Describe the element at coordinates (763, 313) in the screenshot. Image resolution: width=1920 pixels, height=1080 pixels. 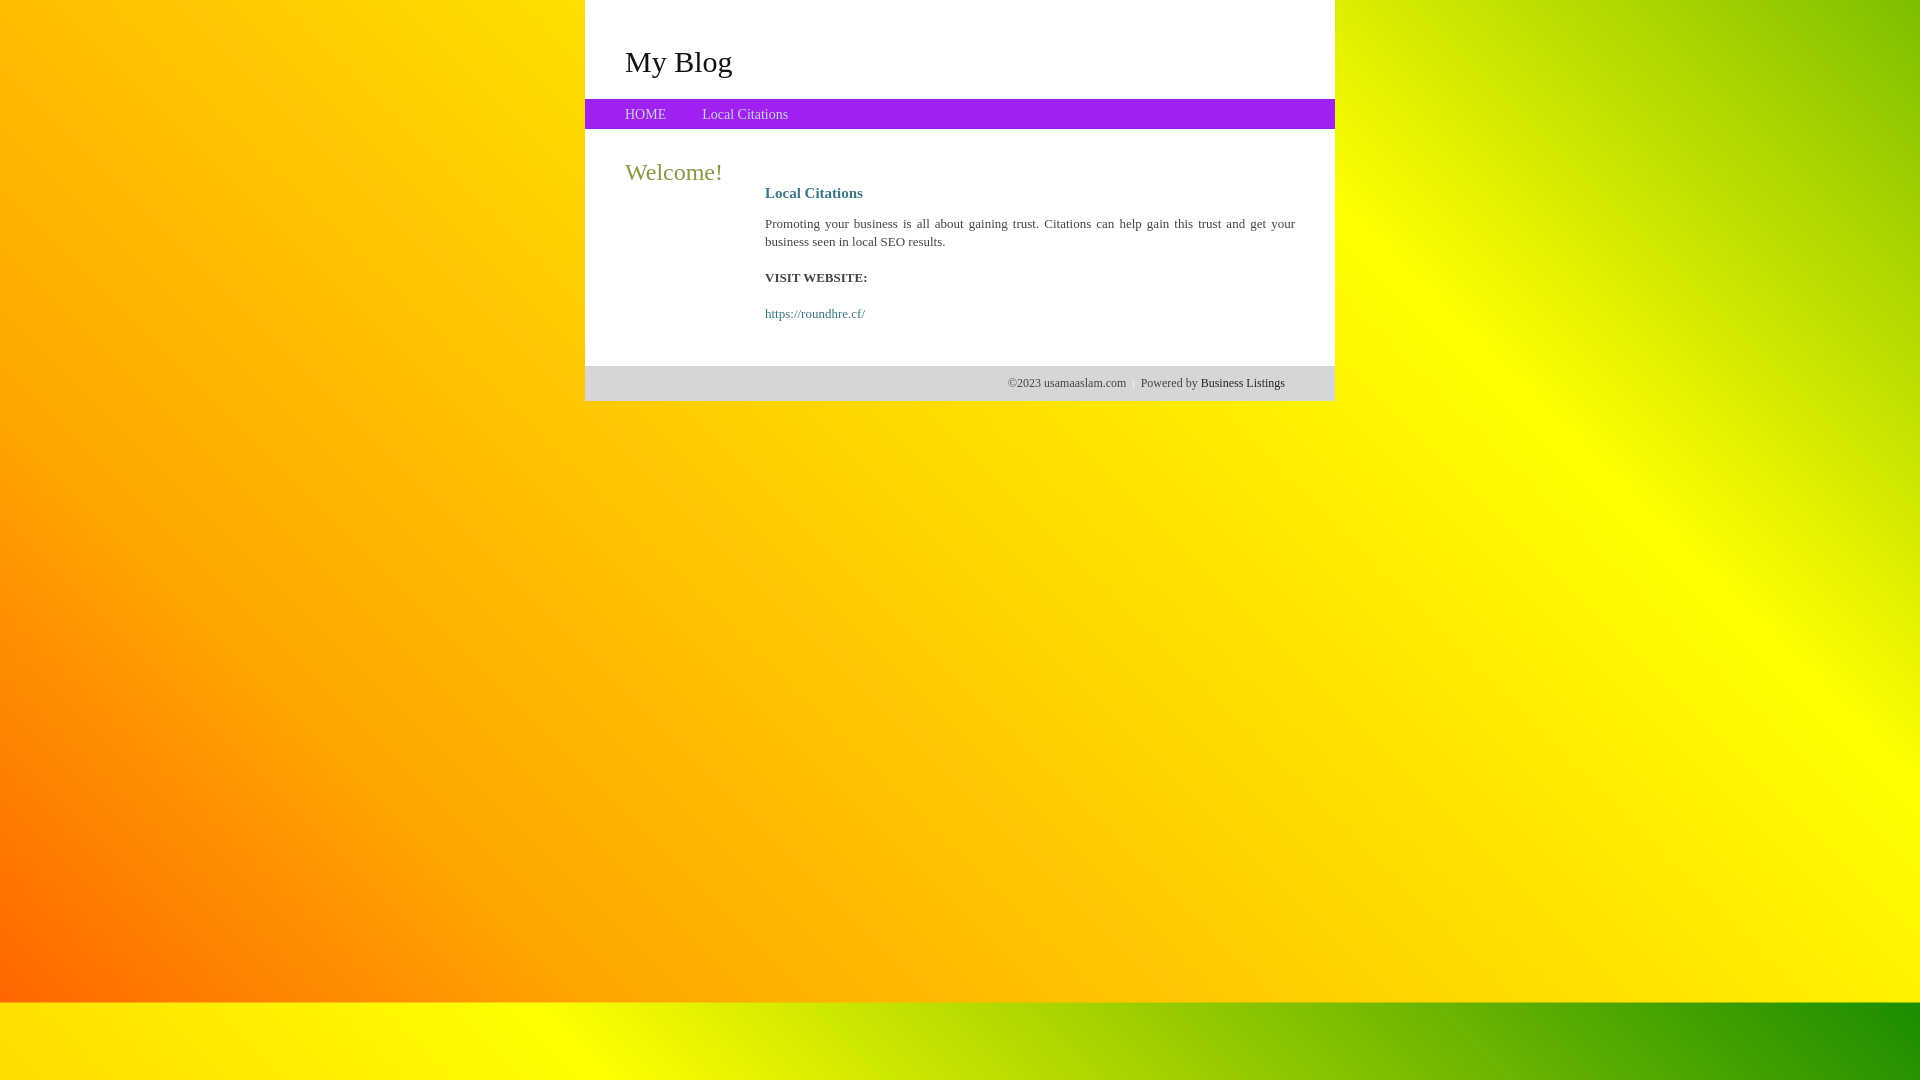
I see `'https://roundhre.cf/'` at that location.